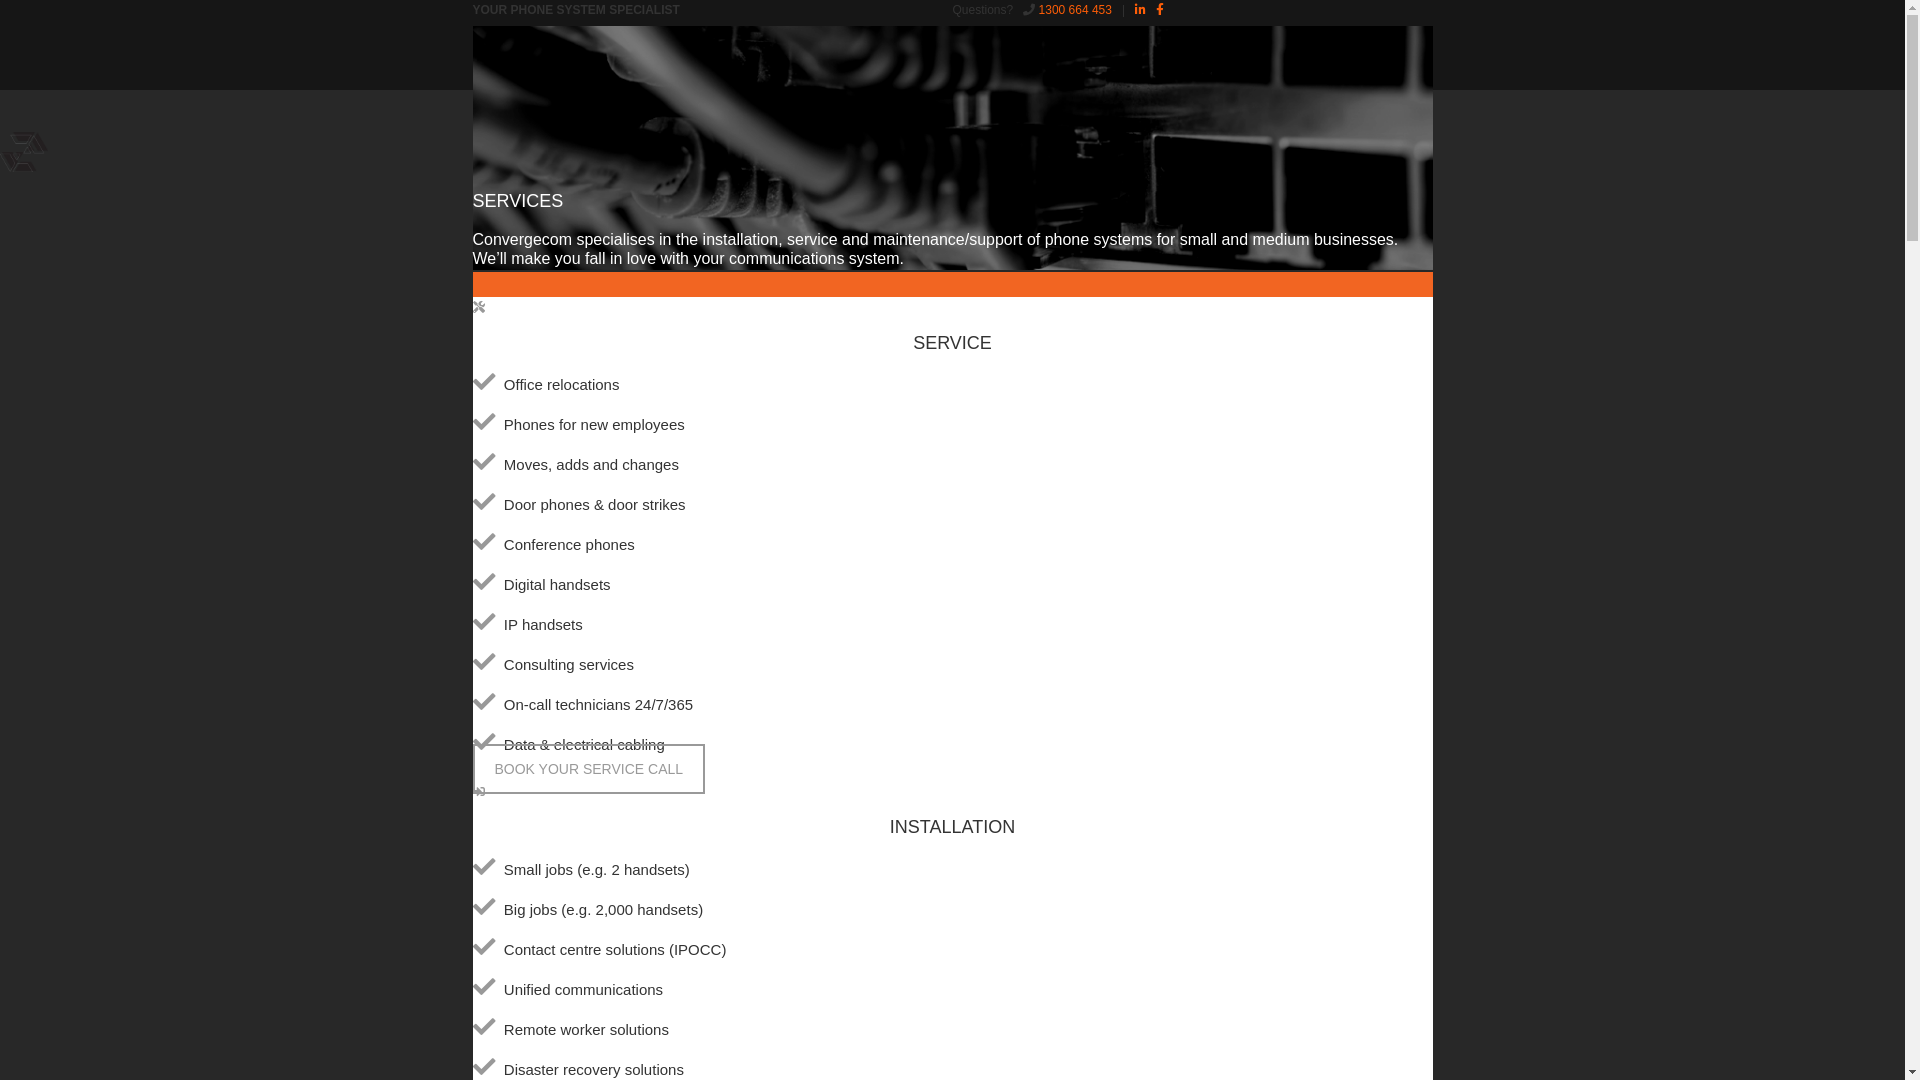 This screenshot has width=1920, height=1080. Describe the element at coordinates (791, 104) in the screenshot. I see `'GET IN TOUCH'` at that location.